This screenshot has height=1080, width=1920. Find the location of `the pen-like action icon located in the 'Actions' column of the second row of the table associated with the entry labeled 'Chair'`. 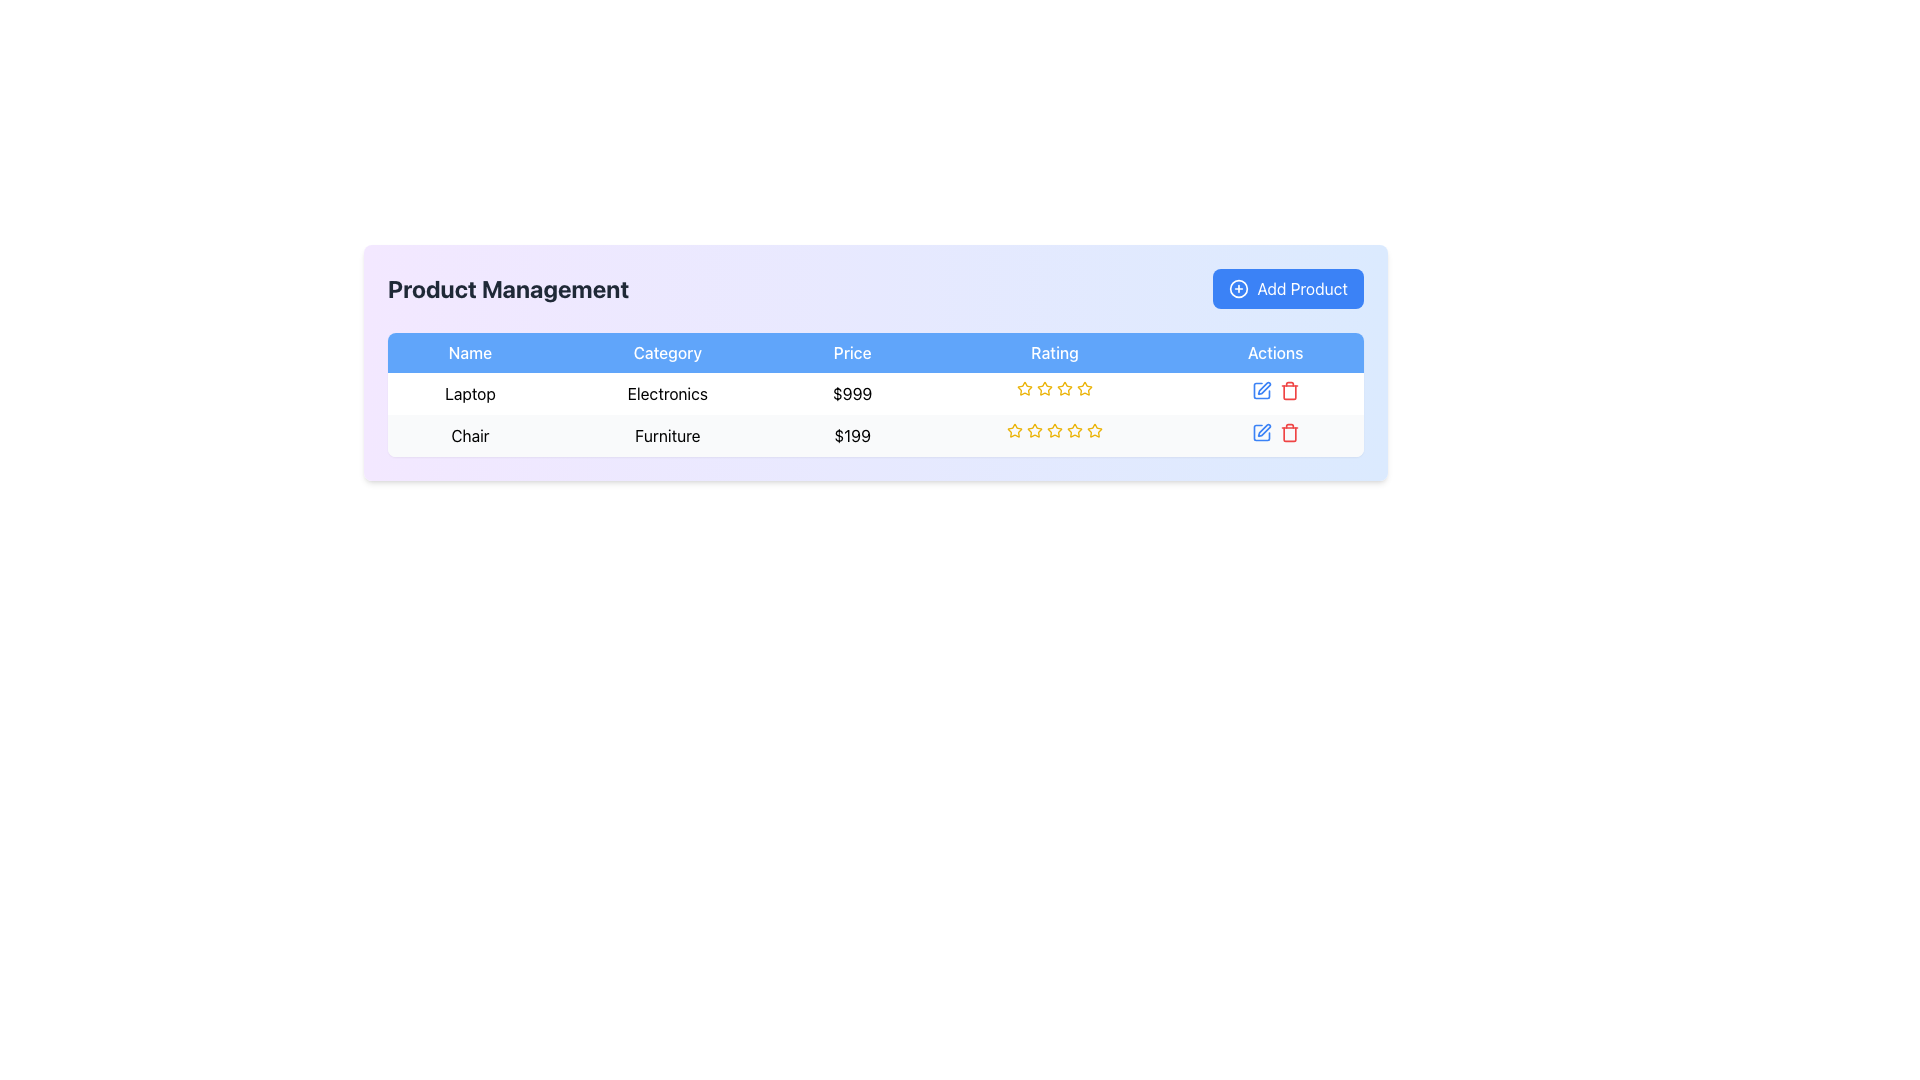

the pen-like action icon located in the 'Actions' column of the second row of the table associated with the entry labeled 'Chair' is located at coordinates (1263, 388).